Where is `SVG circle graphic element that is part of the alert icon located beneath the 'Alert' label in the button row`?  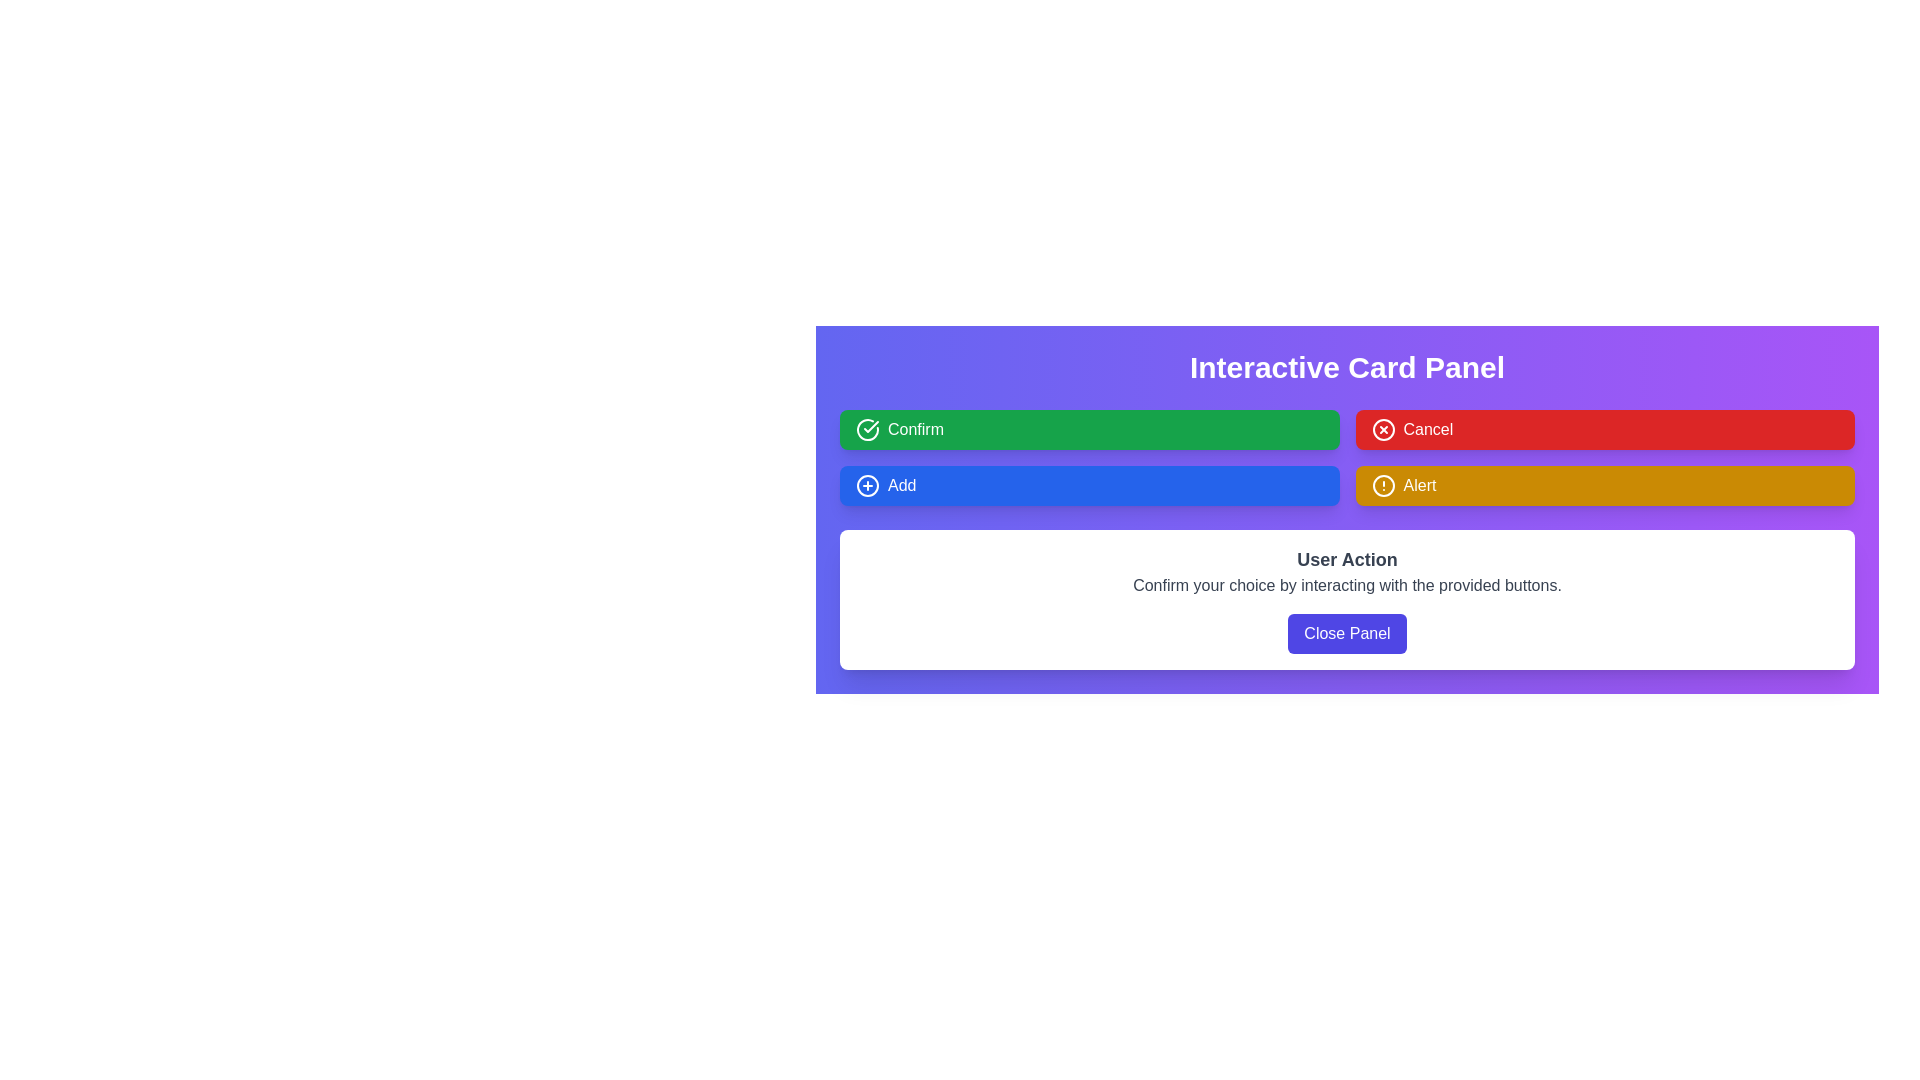
SVG circle graphic element that is part of the alert icon located beneath the 'Alert' label in the button row is located at coordinates (1382, 486).